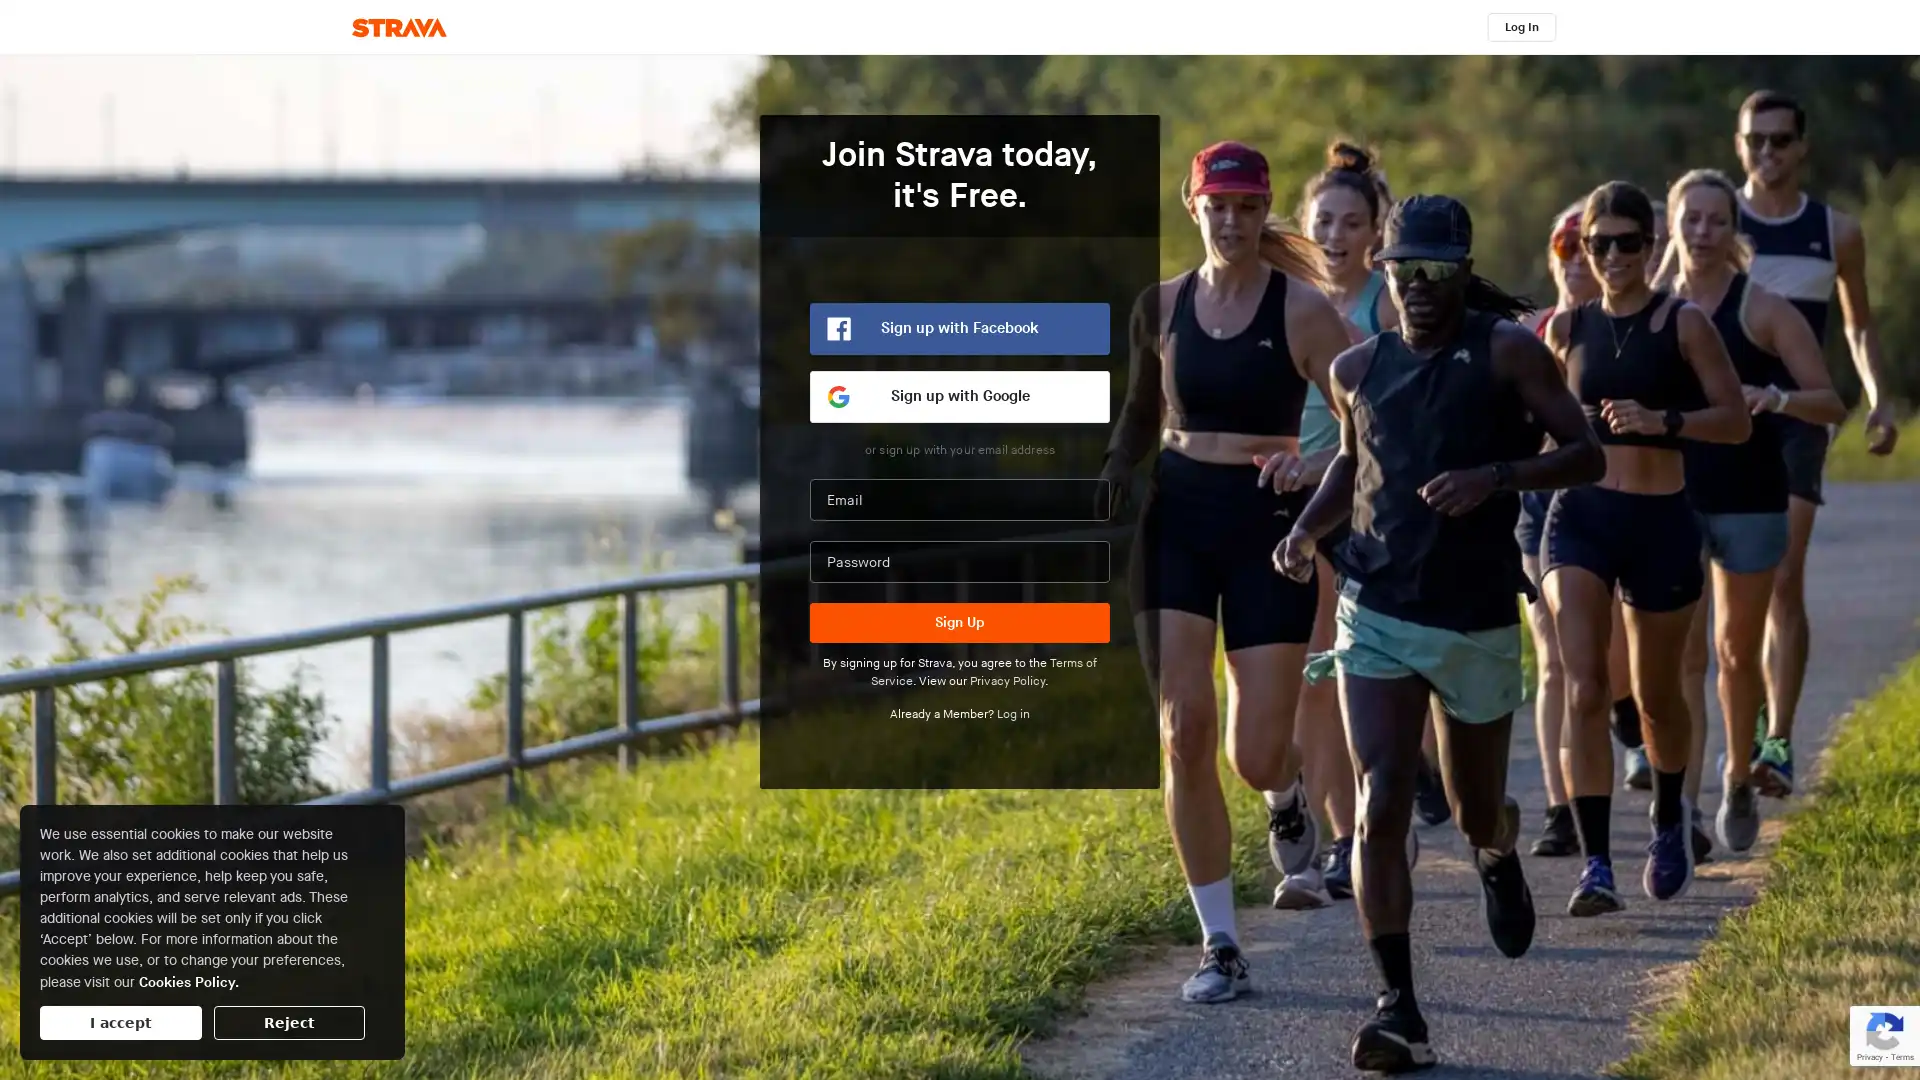 The image size is (1920, 1080). What do you see at coordinates (960, 397) in the screenshot?
I see `Sign up with Google` at bounding box center [960, 397].